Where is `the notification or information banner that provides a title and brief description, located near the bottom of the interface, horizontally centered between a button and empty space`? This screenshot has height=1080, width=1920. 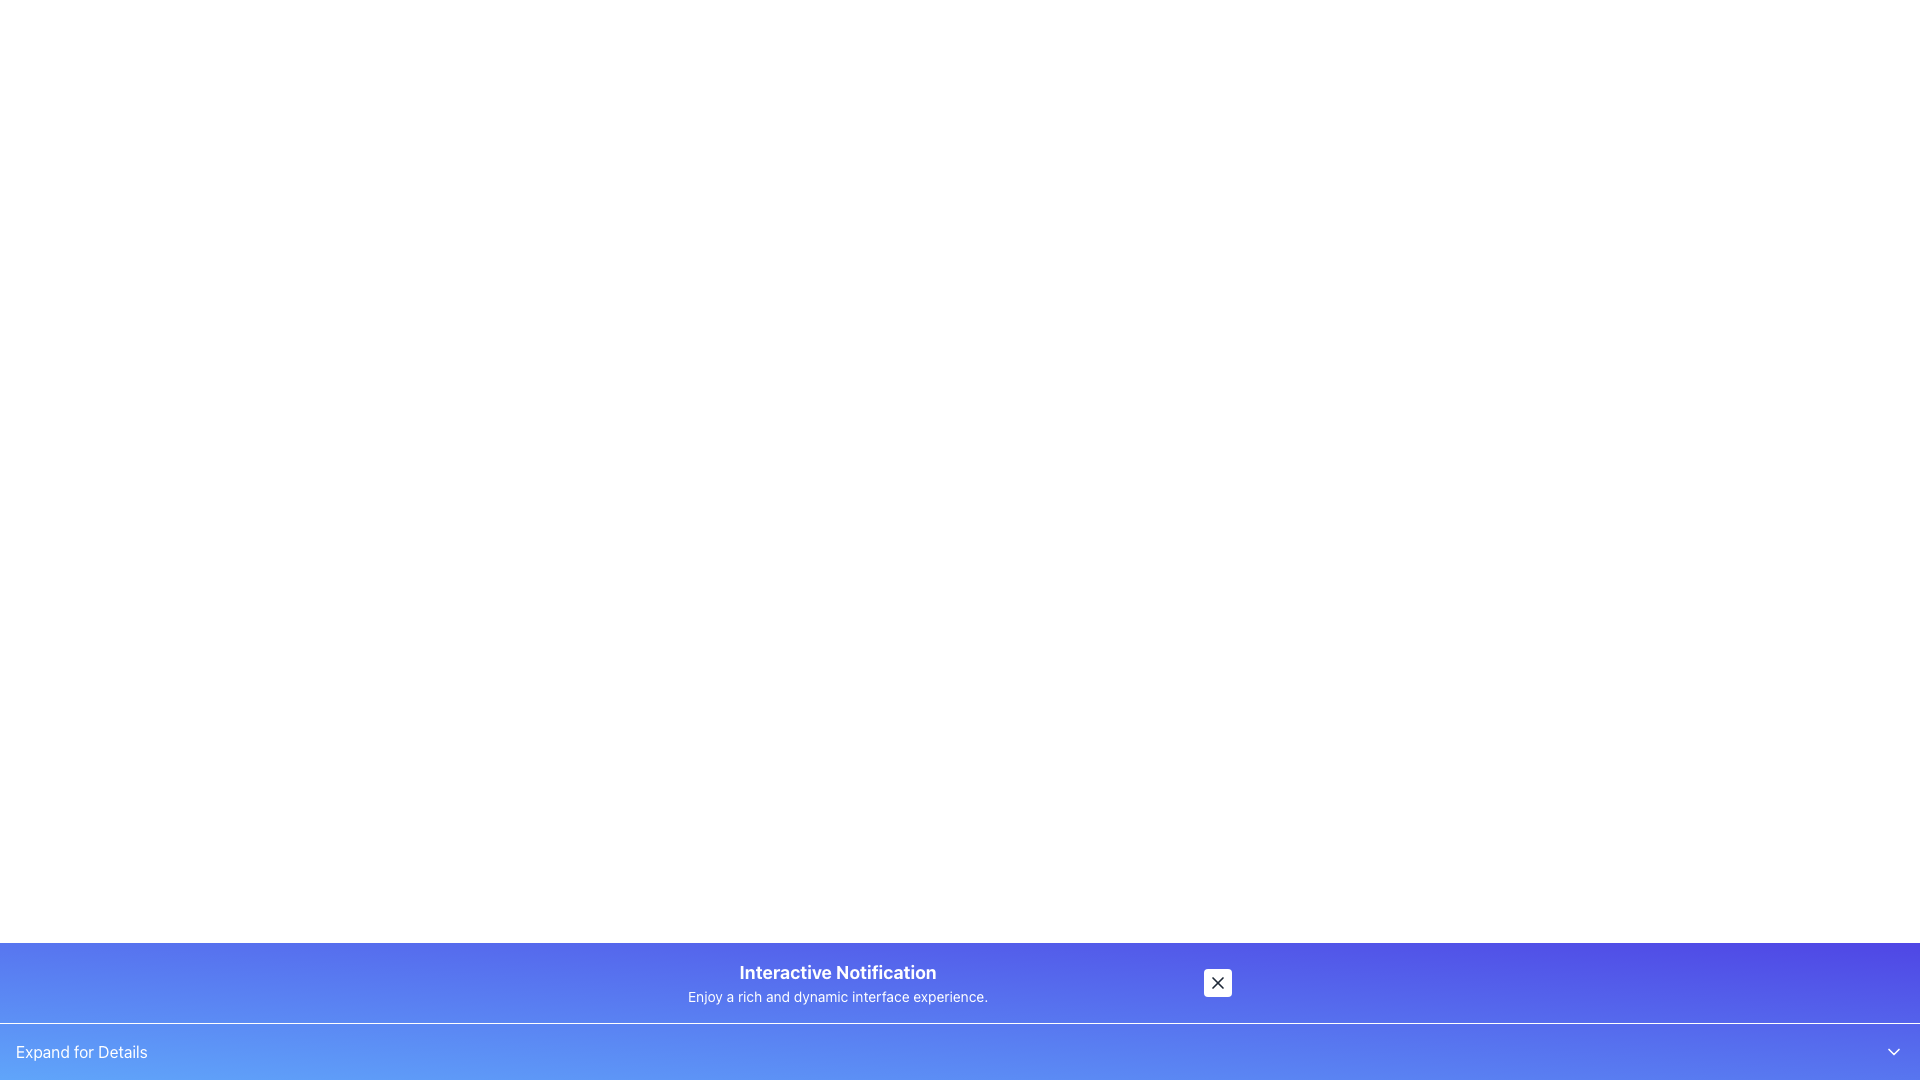 the notification or information banner that provides a title and brief description, located near the bottom of the interface, horizontally centered between a button and empty space is located at coordinates (838, 982).